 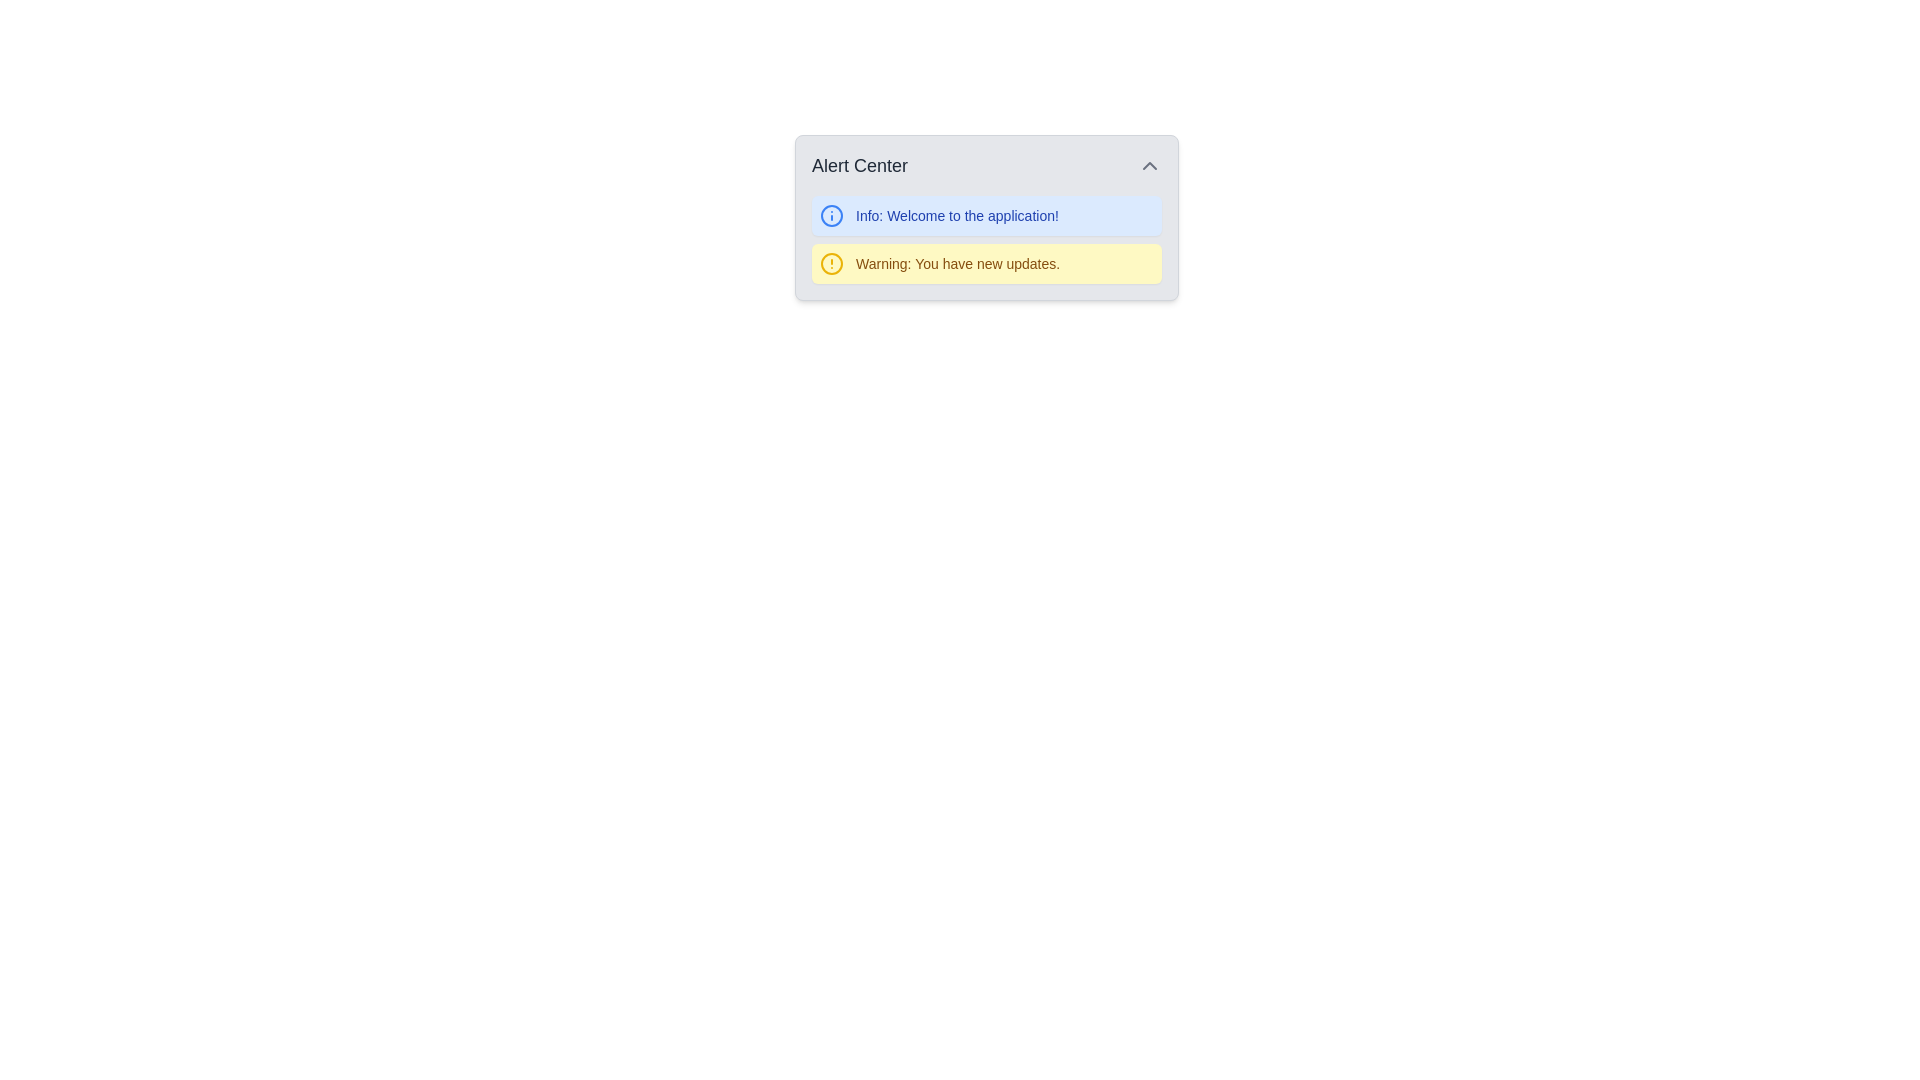 I want to click on notification messages from the 'Alert Center' Notification Panel, which includes an informational message and a warning message, so click(x=987, y=218).